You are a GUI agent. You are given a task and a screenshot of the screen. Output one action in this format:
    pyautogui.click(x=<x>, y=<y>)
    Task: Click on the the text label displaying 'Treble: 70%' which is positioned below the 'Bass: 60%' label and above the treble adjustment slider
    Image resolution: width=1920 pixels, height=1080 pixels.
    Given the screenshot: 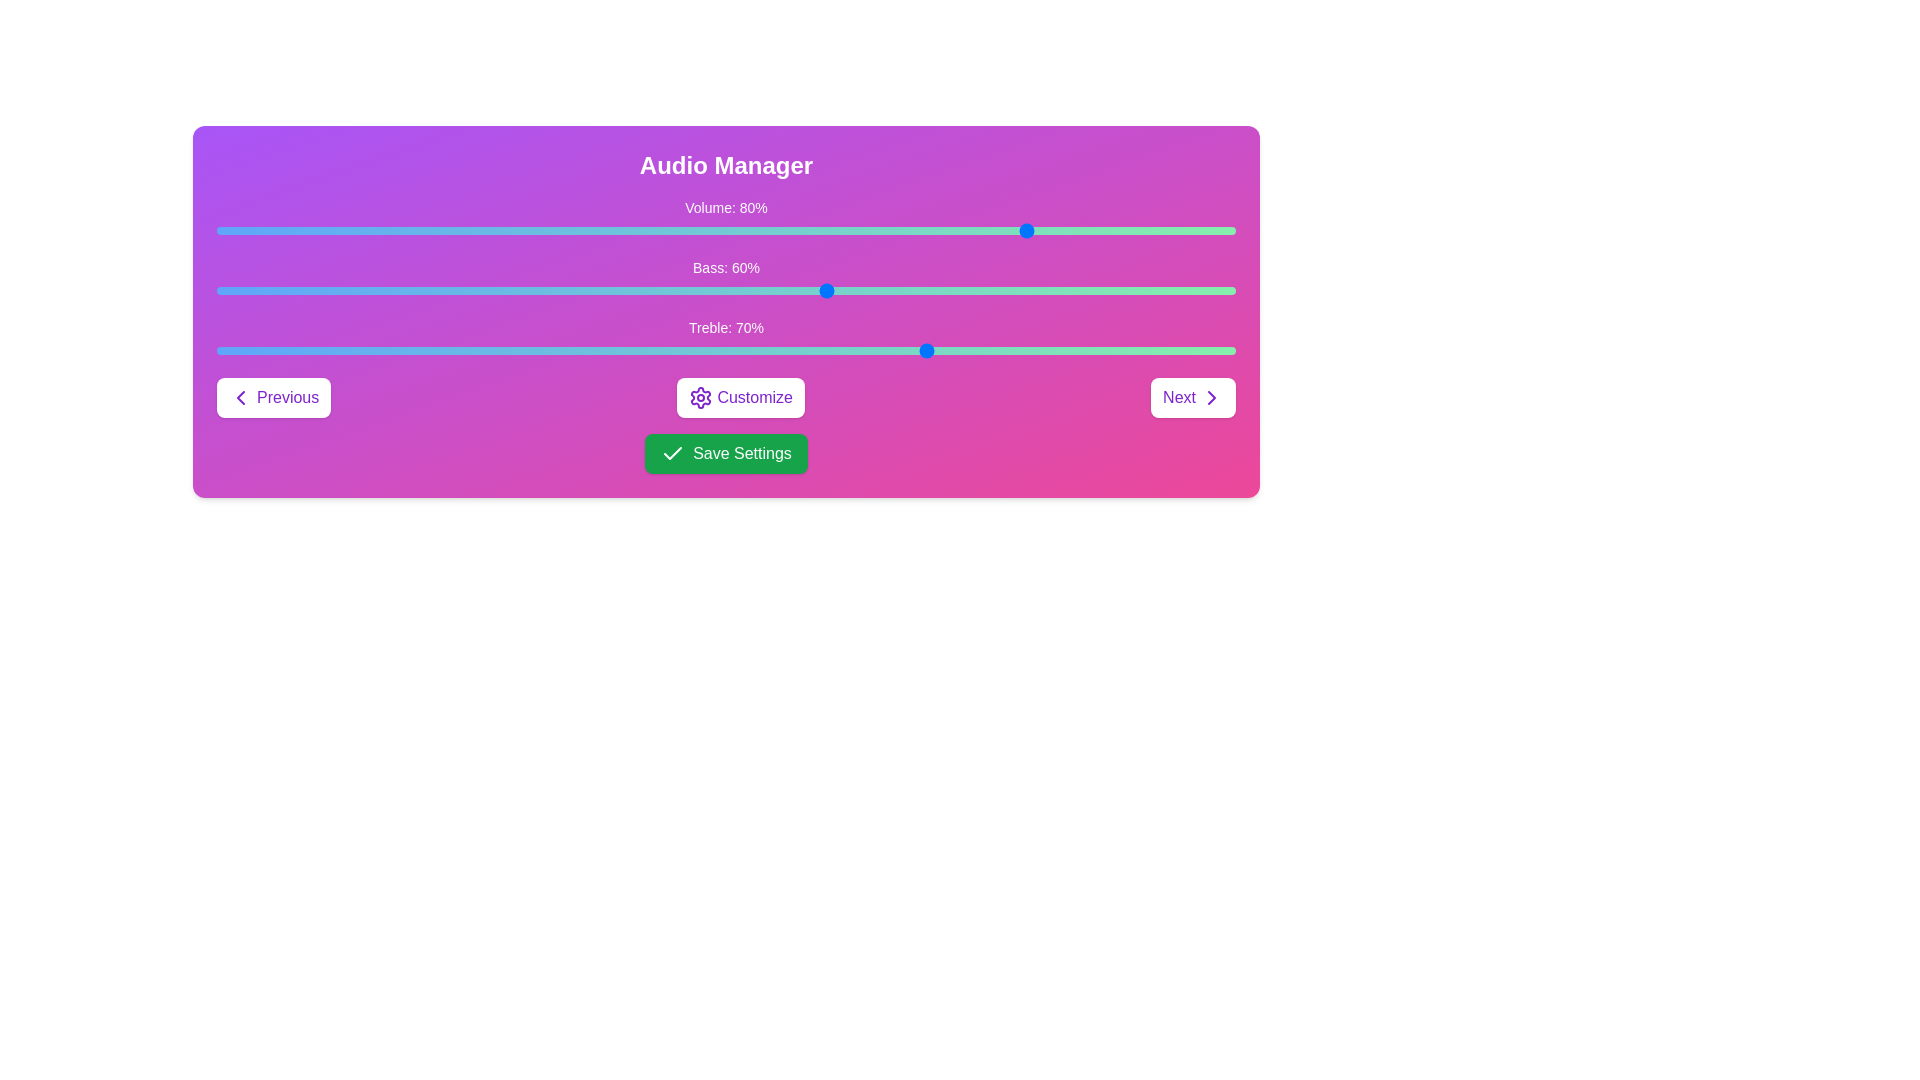 What is the action you would take?
    pyautogui.click(x=725, y=326)
    